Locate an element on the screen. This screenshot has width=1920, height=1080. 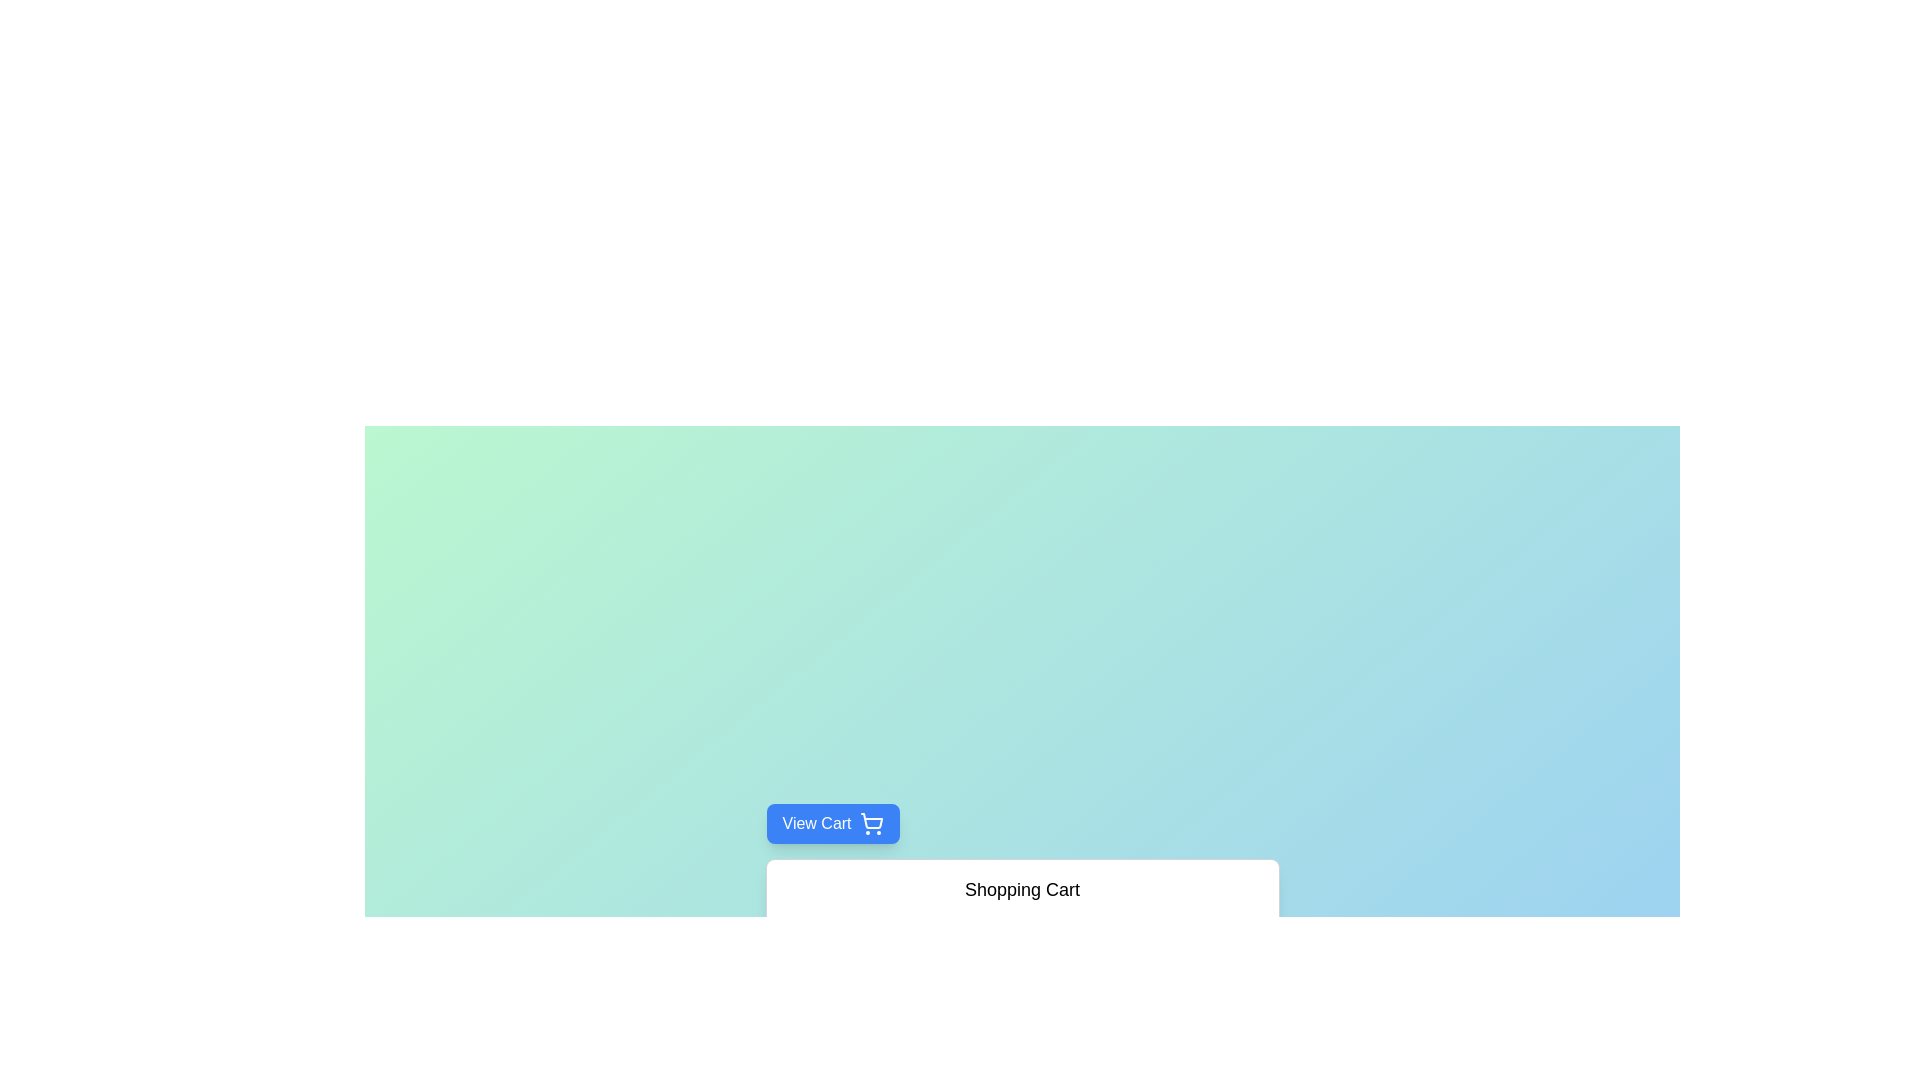
the shopping cart icon, which is styled in white on a blue button background, to interact with the 'View Cart' functionality is located at coordinates (871, 823).